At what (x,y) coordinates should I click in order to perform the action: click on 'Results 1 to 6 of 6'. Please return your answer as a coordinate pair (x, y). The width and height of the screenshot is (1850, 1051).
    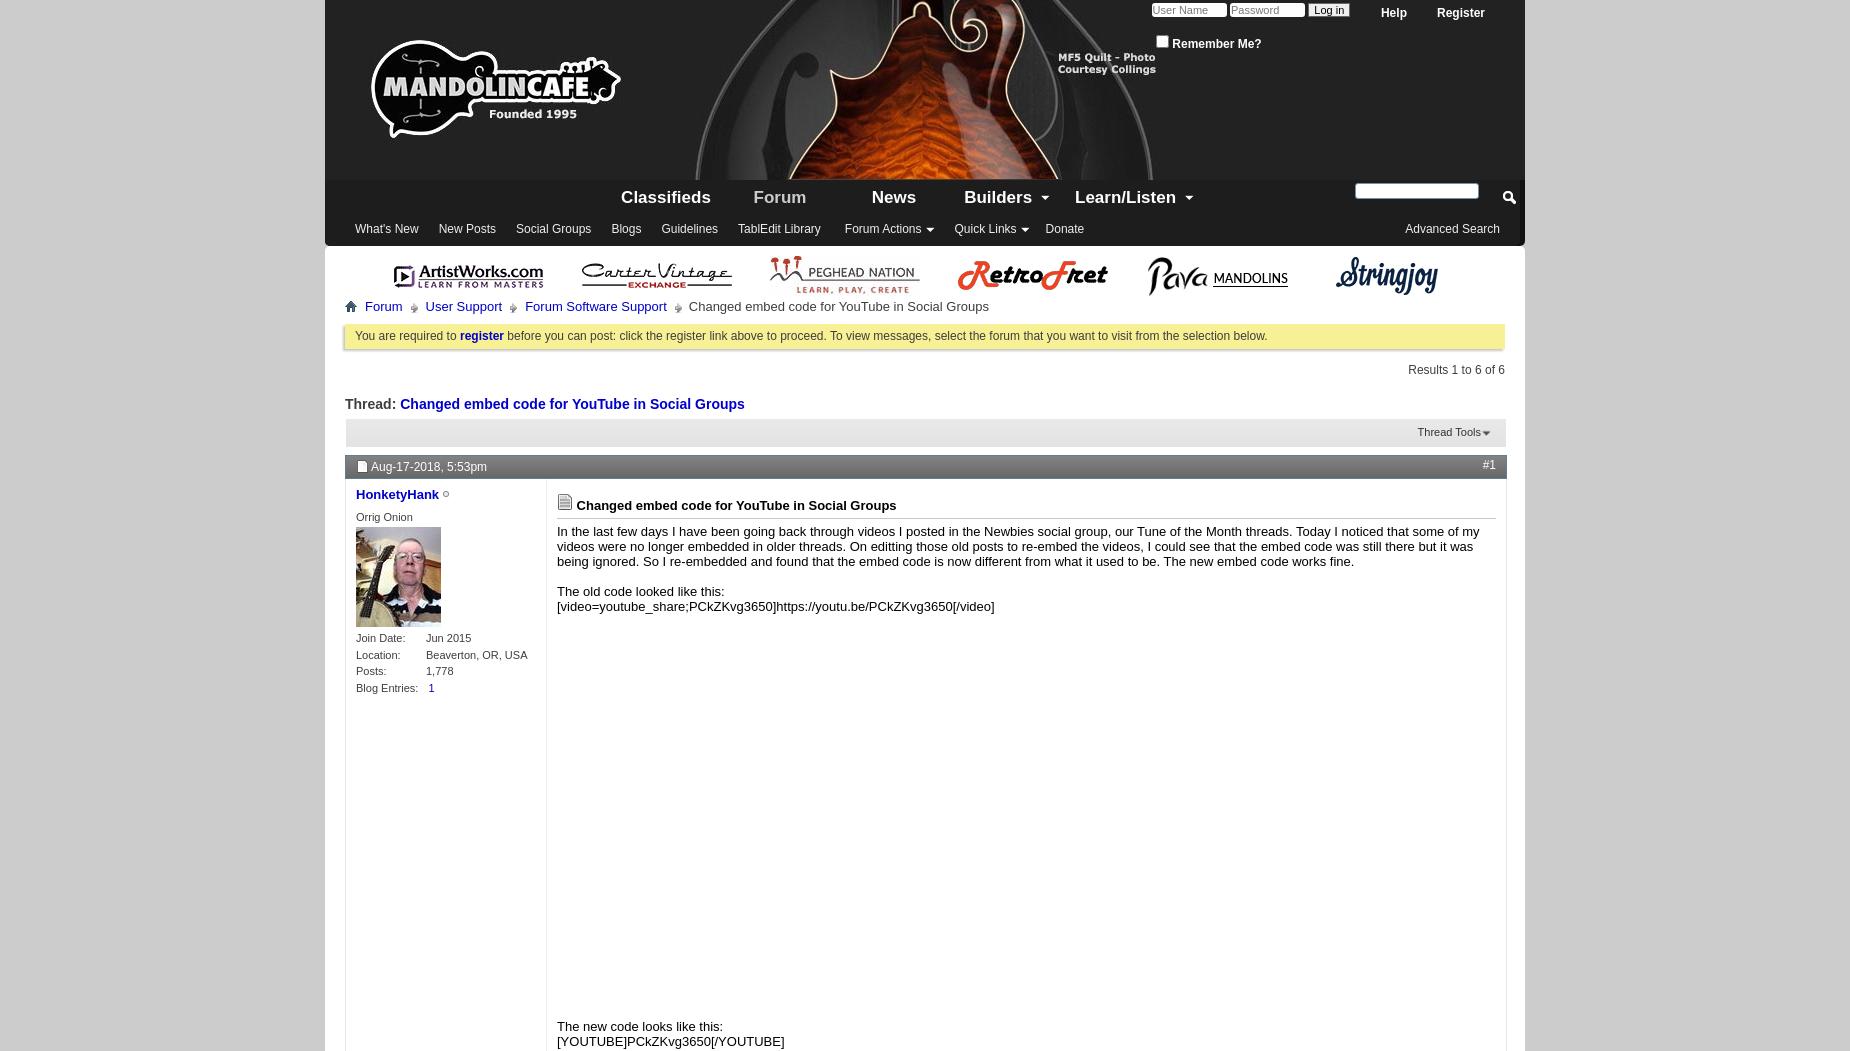
    Looking at the image, I should click on (1456, 368).